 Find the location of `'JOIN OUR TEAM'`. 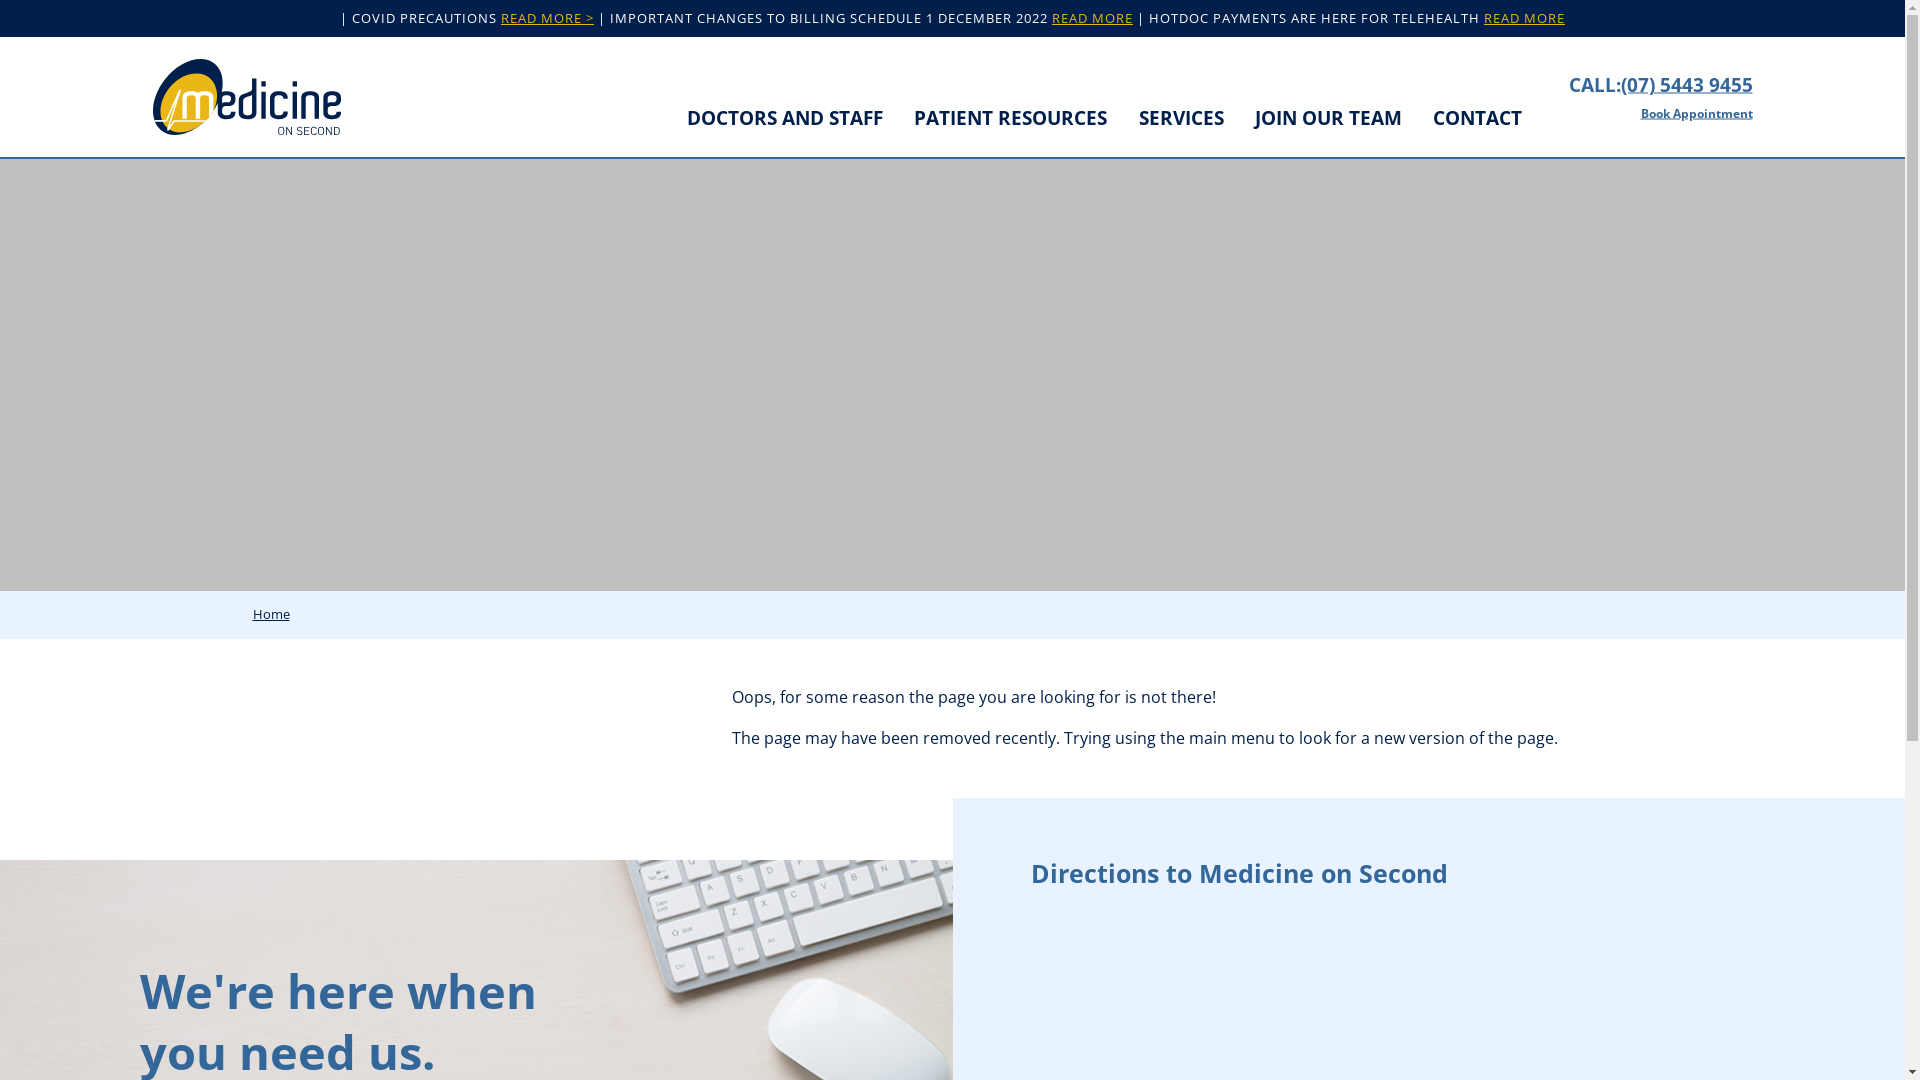

'JOIN OUR TEAM' is located at coordinates (1328, 119).